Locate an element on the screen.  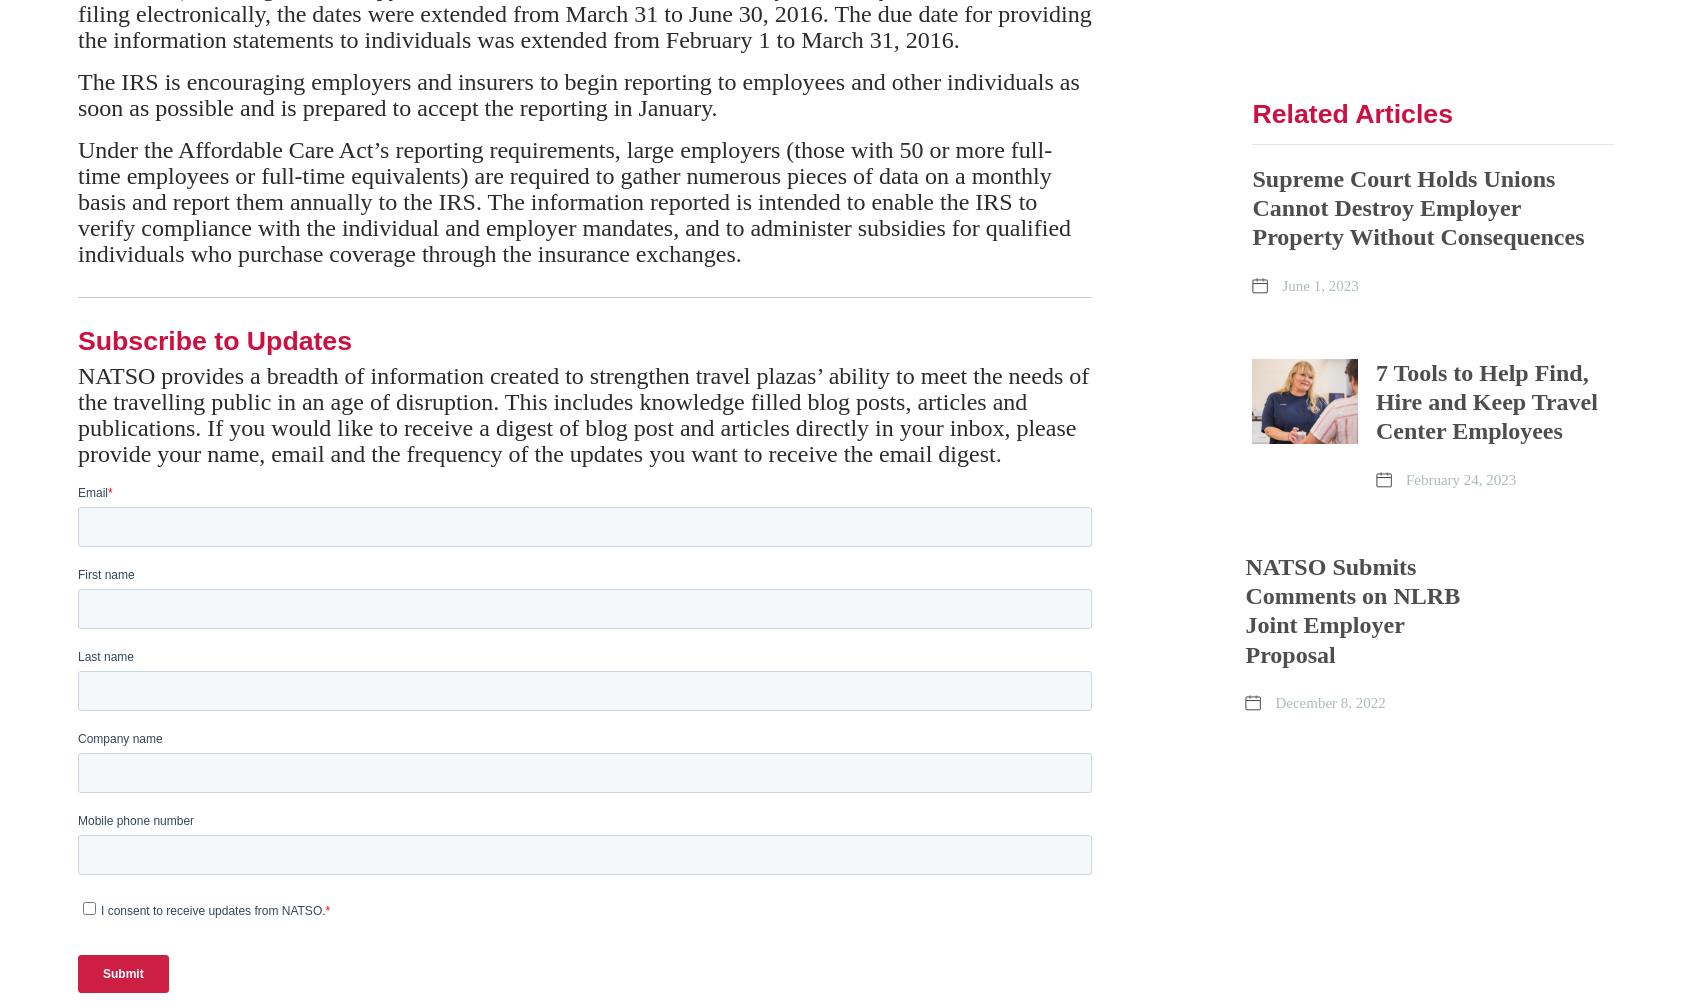
'Under the Affordable Care Act’s reporting requirements, large employers (those with 50 or more full-time employees or full-time equivalents) are required to gather numerous pieces of data on a monthly basis and report them annually to the IRS. The information reported is intended to enable the IRS to verify compliance with the individual and employer mandates, and to administer subsidies for qualified individuals who purchase coverage through the insurance exchanges.' is located at coordinates (78, 200).